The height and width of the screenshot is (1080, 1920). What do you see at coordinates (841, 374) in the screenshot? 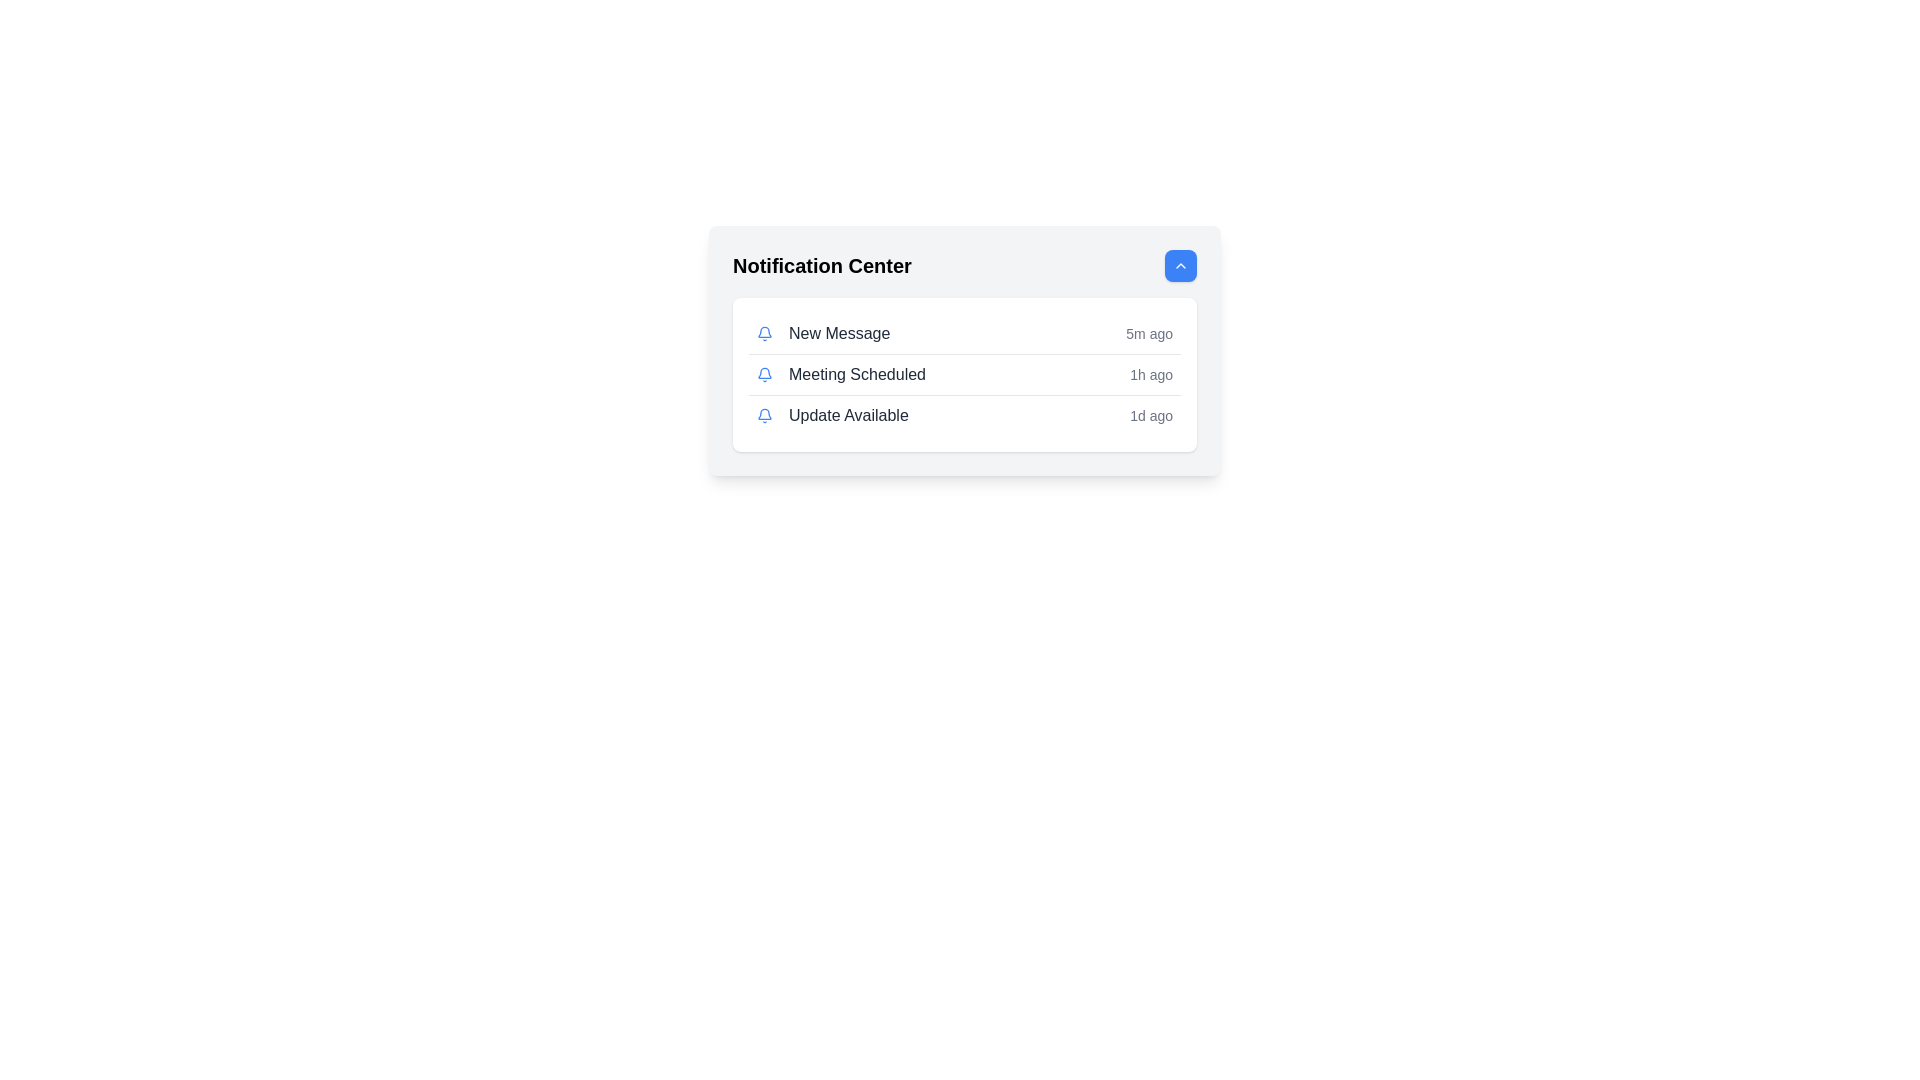
I see `the second notification item in the Notification Center panel` at bounding box center [841, 374].